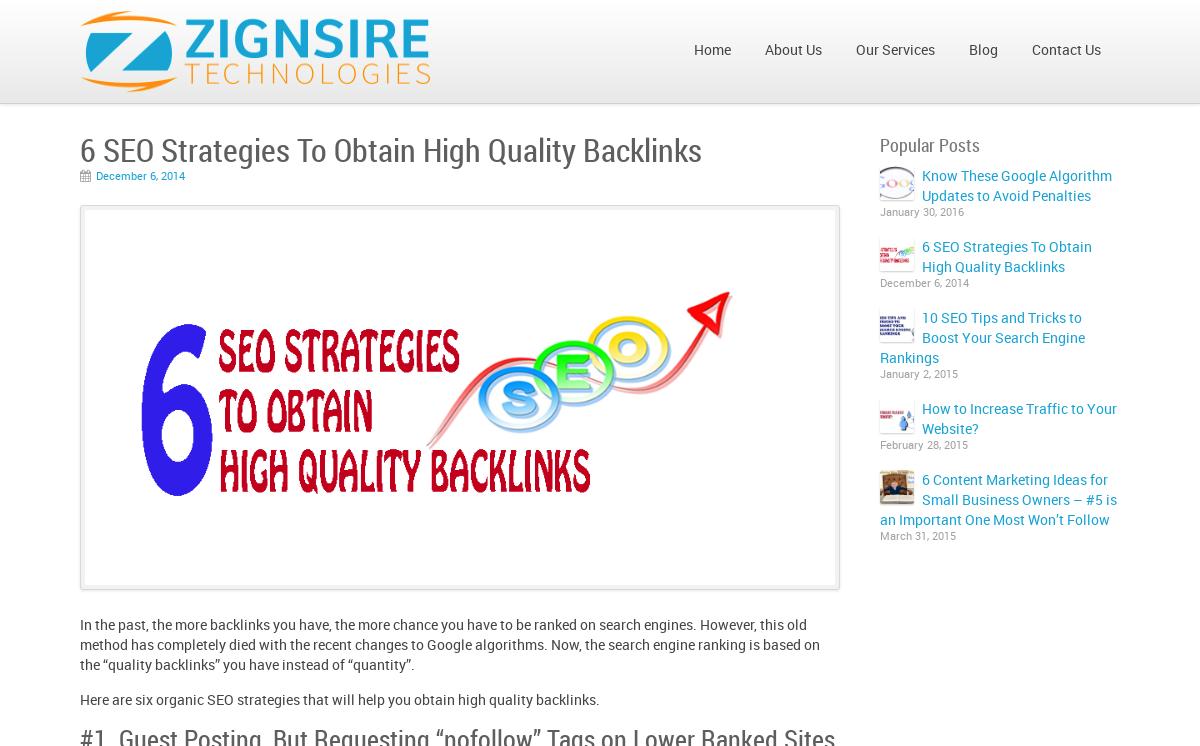 Image resolution: width=1200 pixels, height=746 pixels. I want to click on 'March 31, 2015', so click(878, 535).